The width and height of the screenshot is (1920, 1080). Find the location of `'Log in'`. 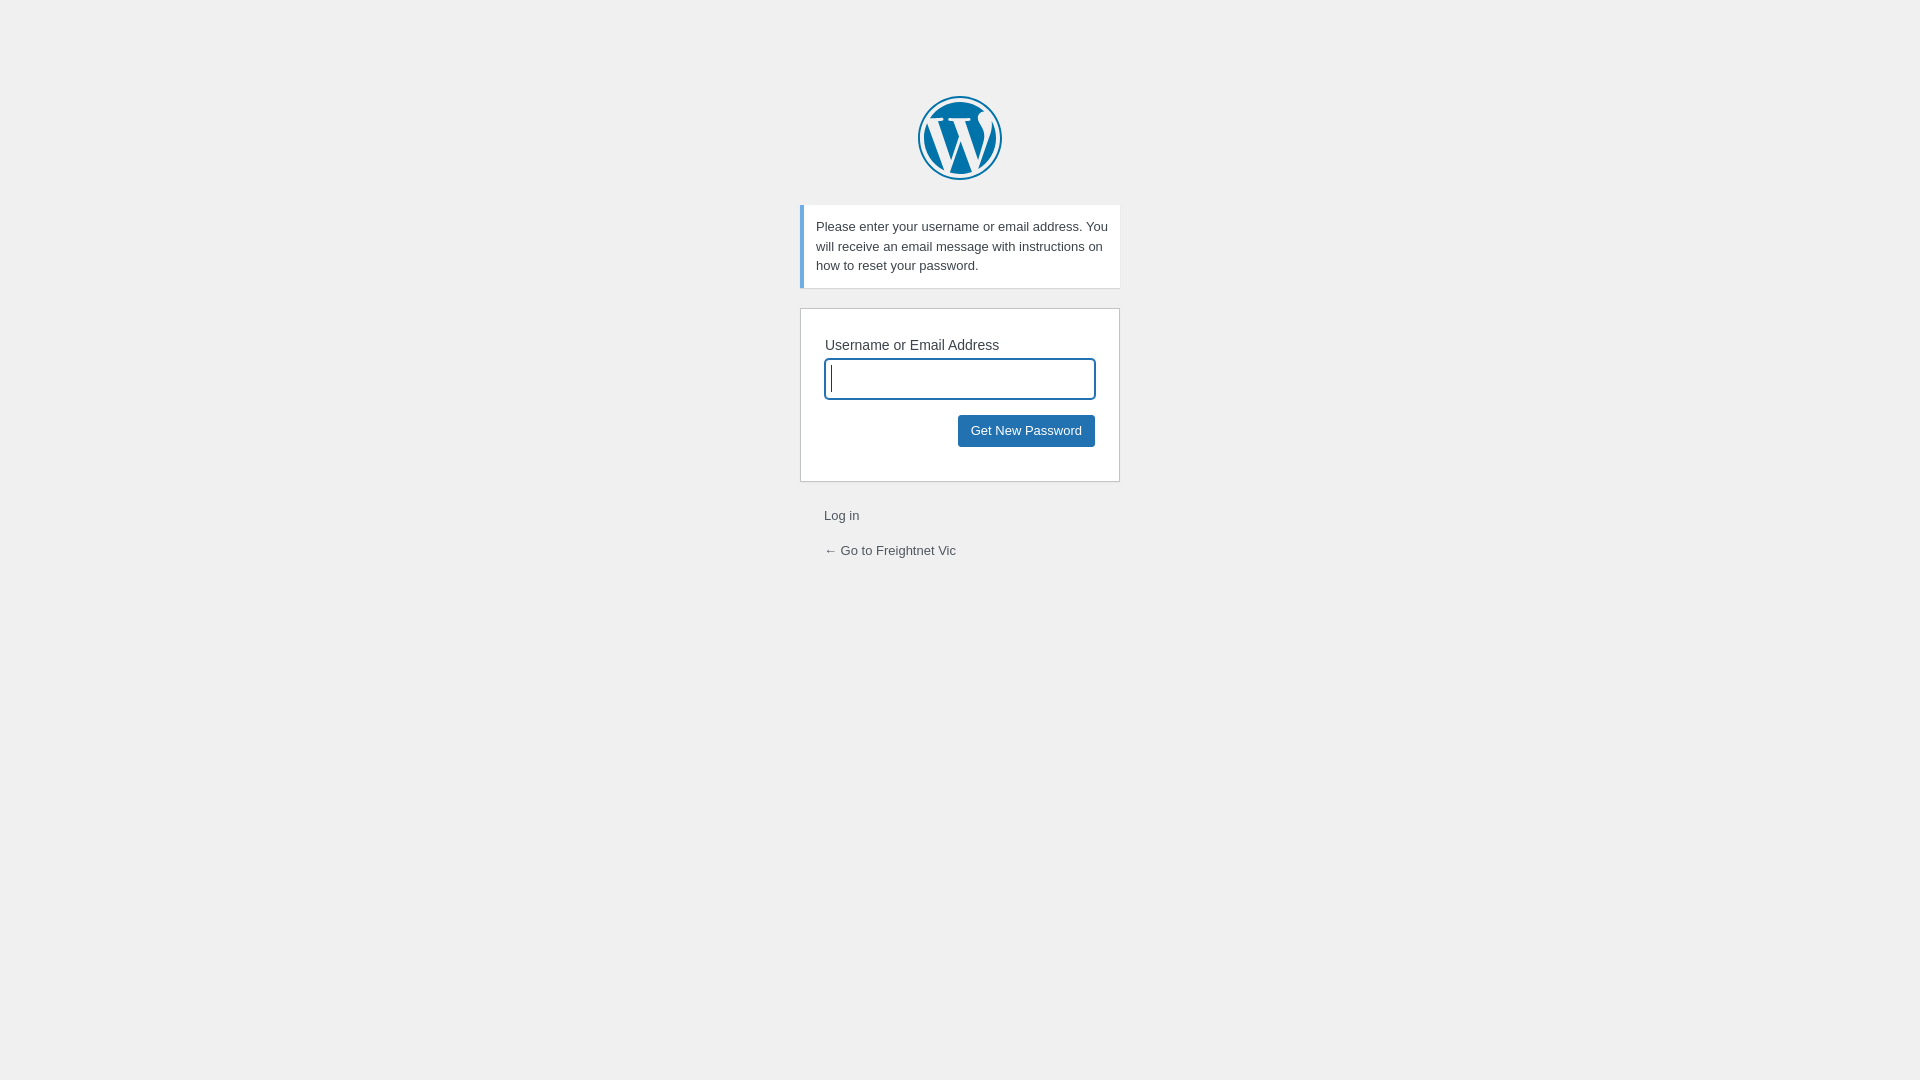

'Log in' is located at coordinates (824, 514).